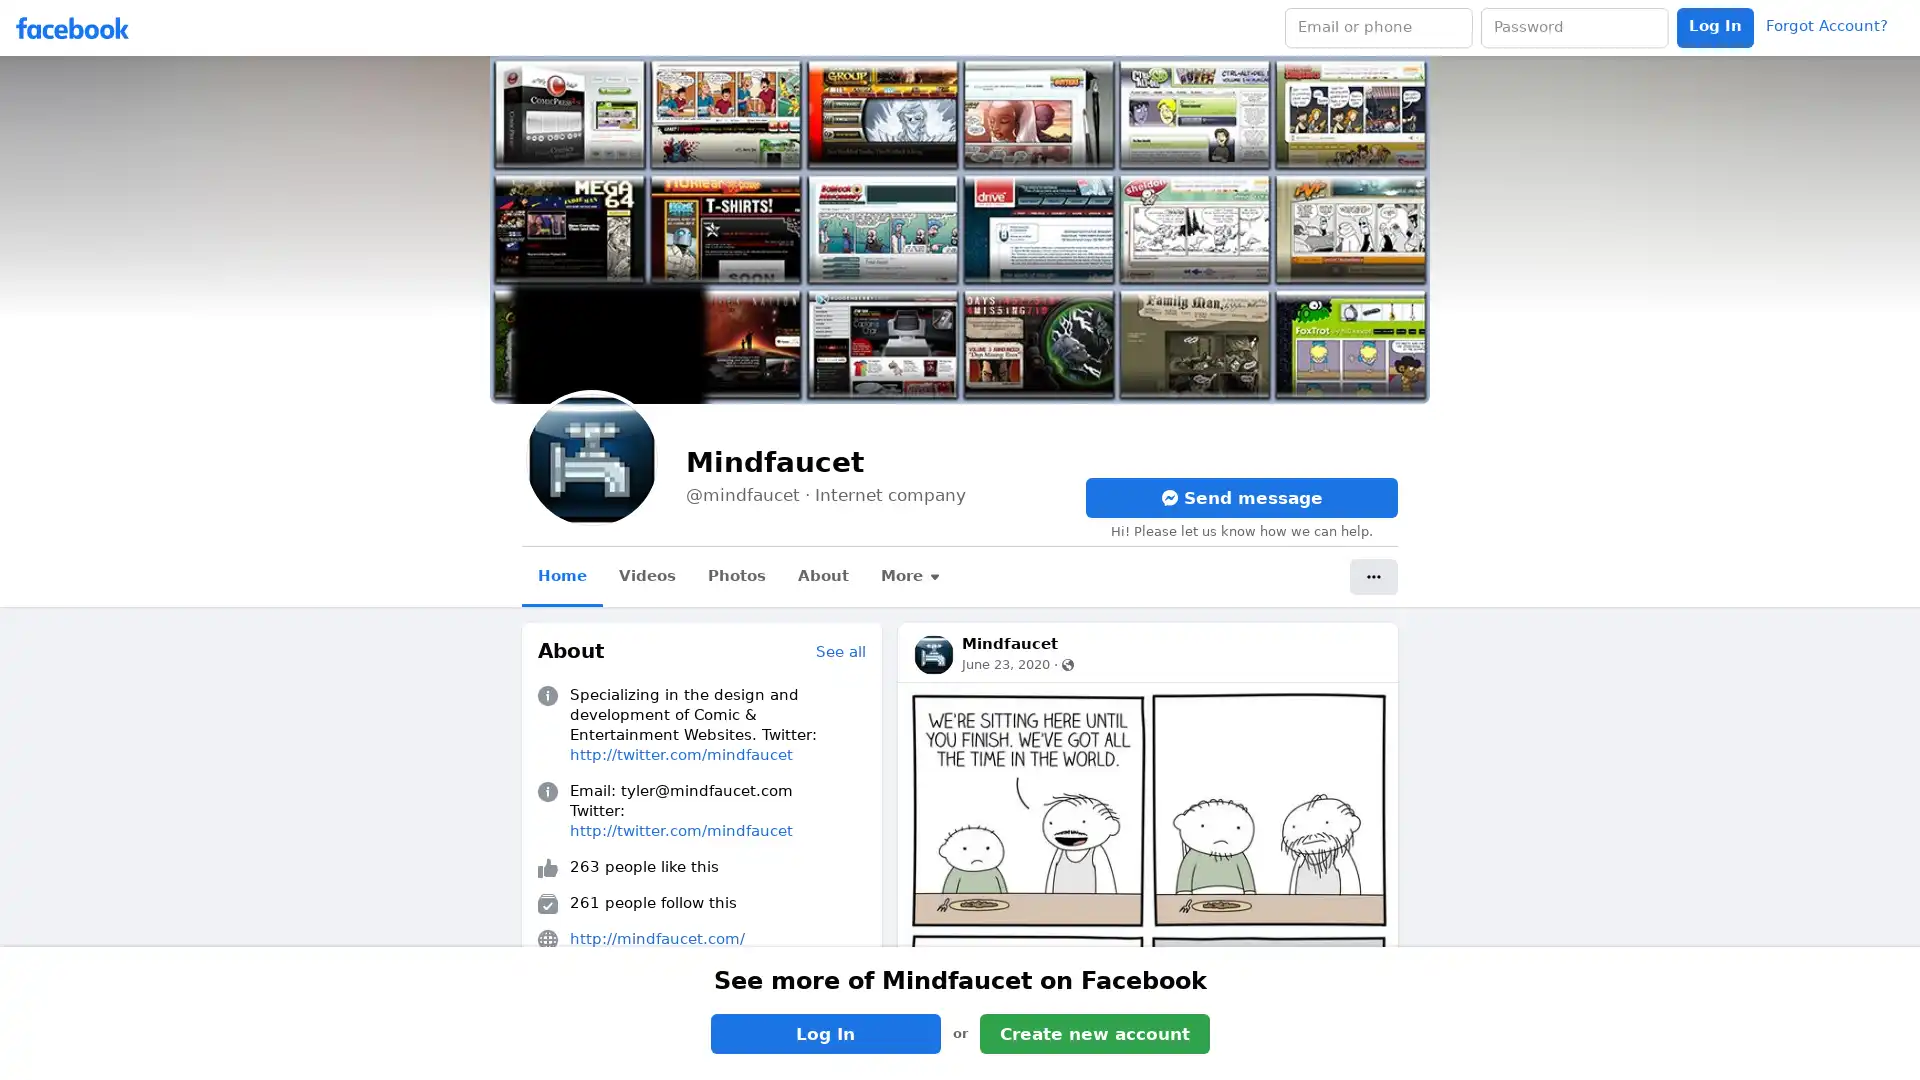  Describe the element at coordinates (1714, 27) in the screenshot. I see `Accessible login button` at that location.